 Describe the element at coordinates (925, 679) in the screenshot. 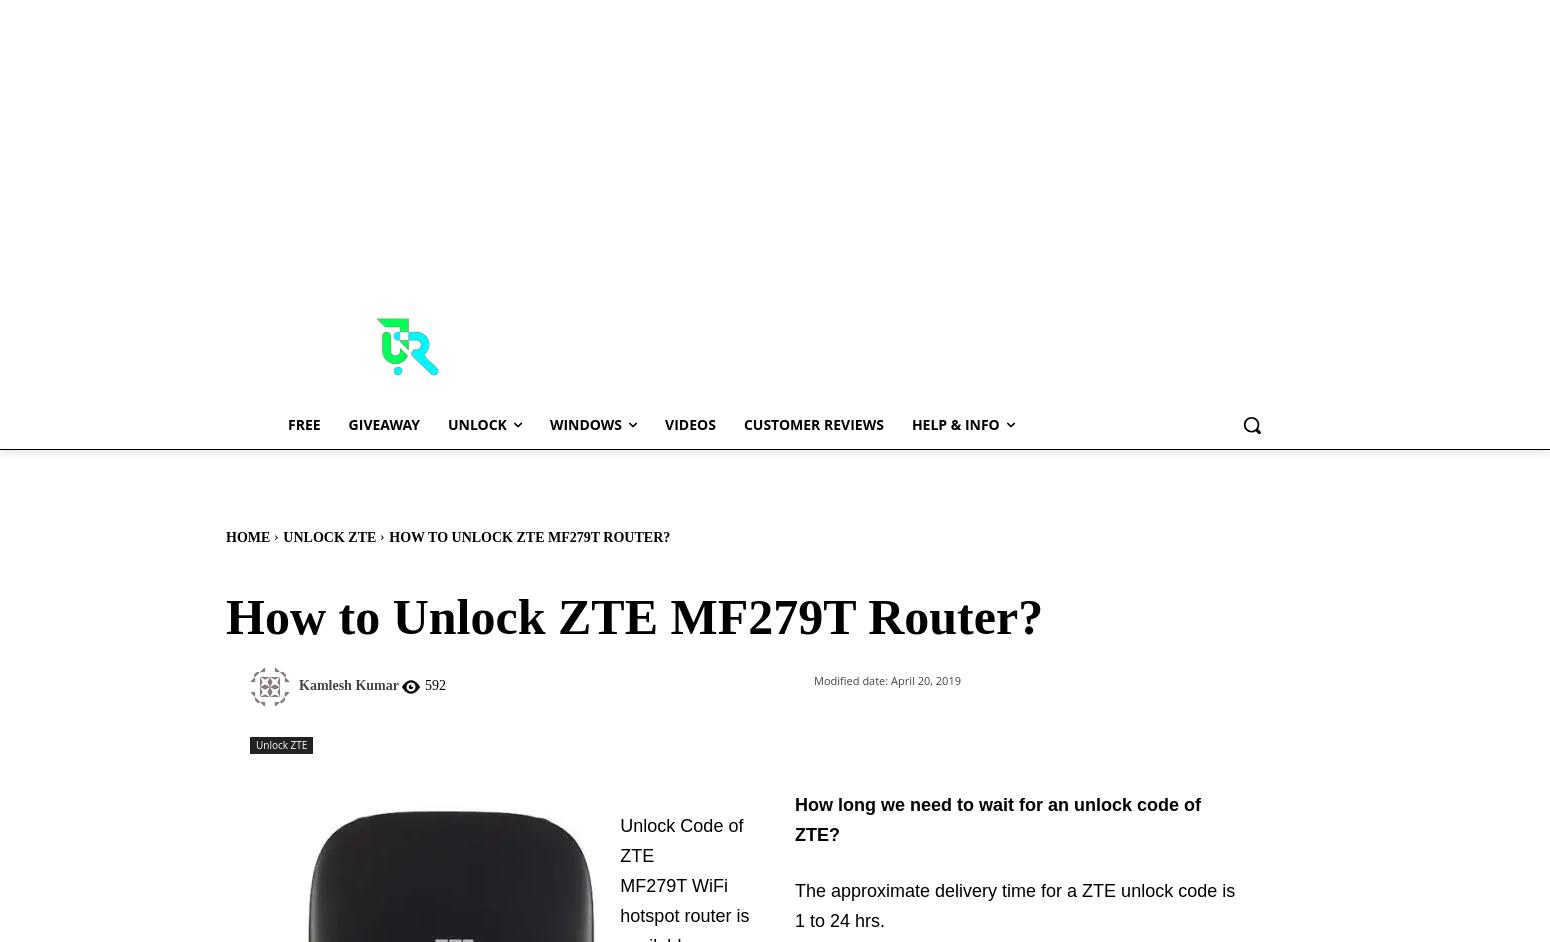

I see `'April 20, 2019'` at that location.